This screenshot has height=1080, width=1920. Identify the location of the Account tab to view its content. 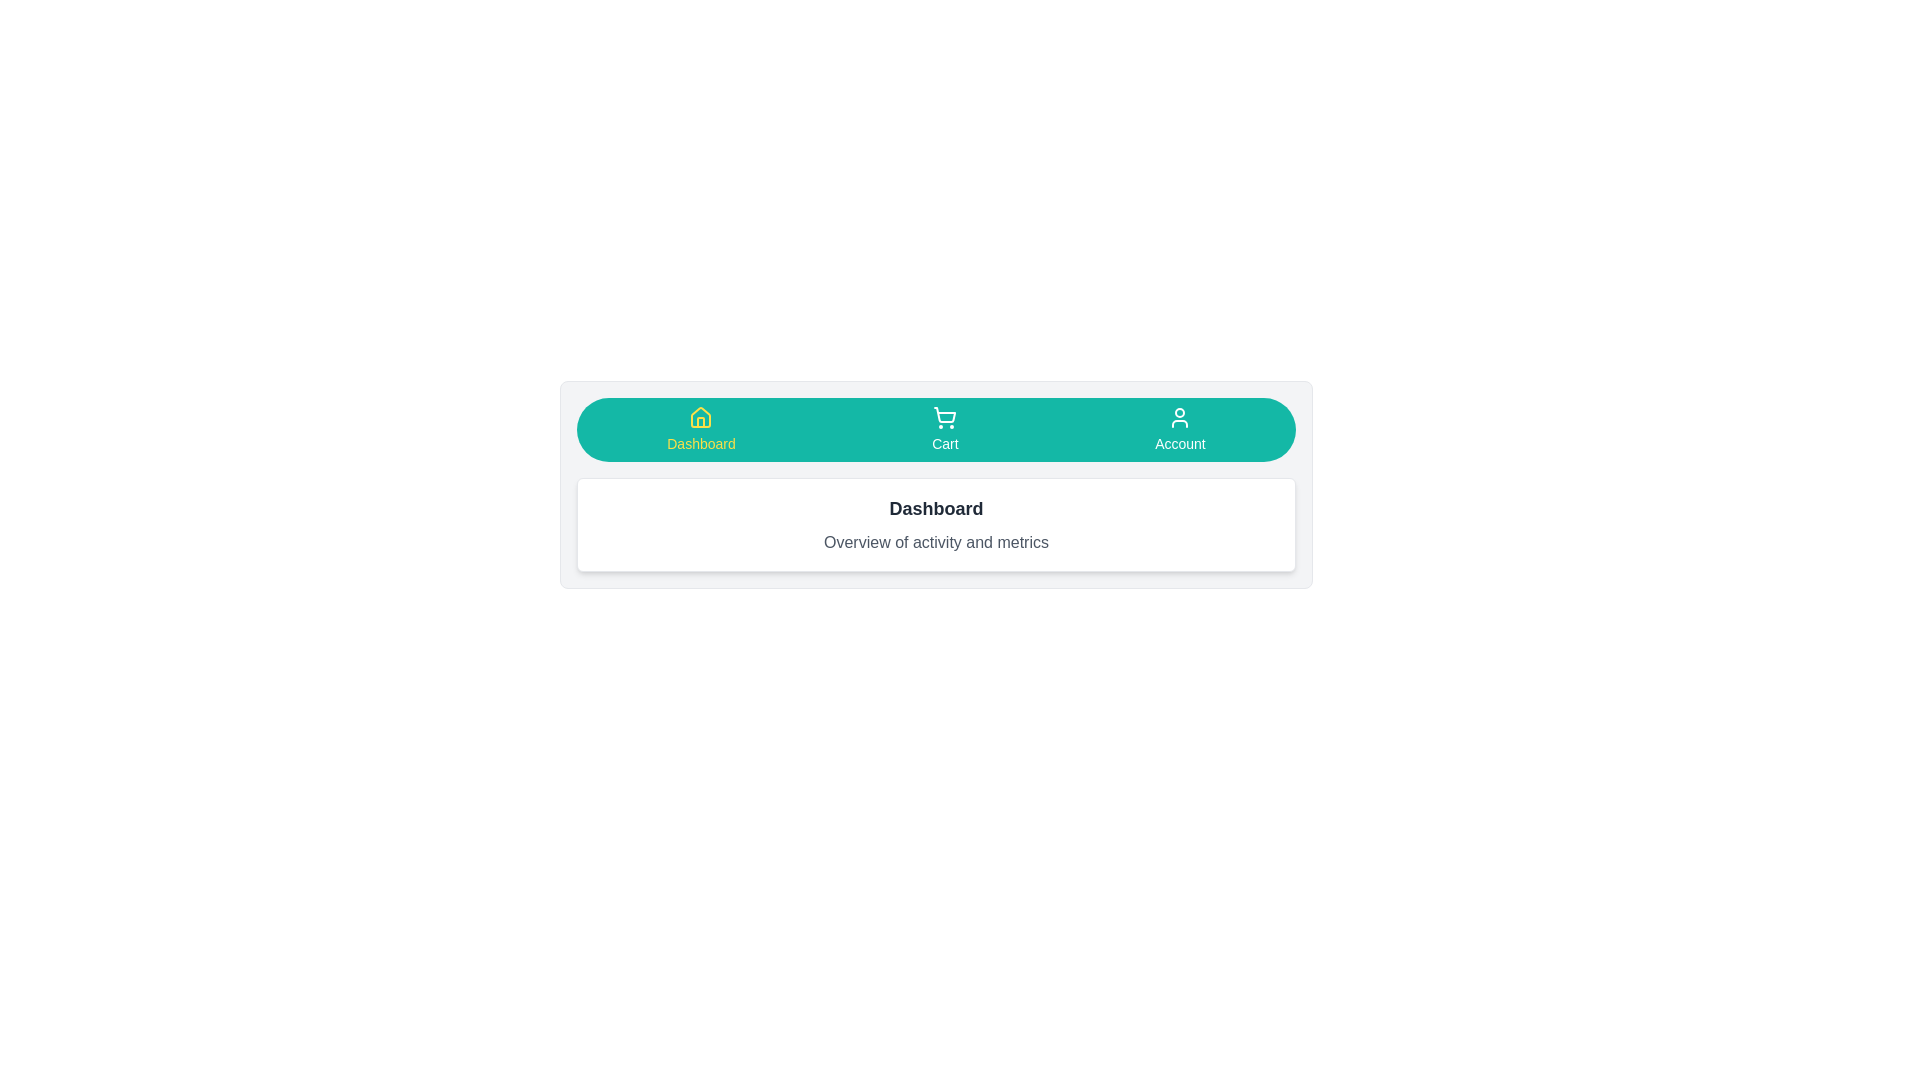
(1180, 428).